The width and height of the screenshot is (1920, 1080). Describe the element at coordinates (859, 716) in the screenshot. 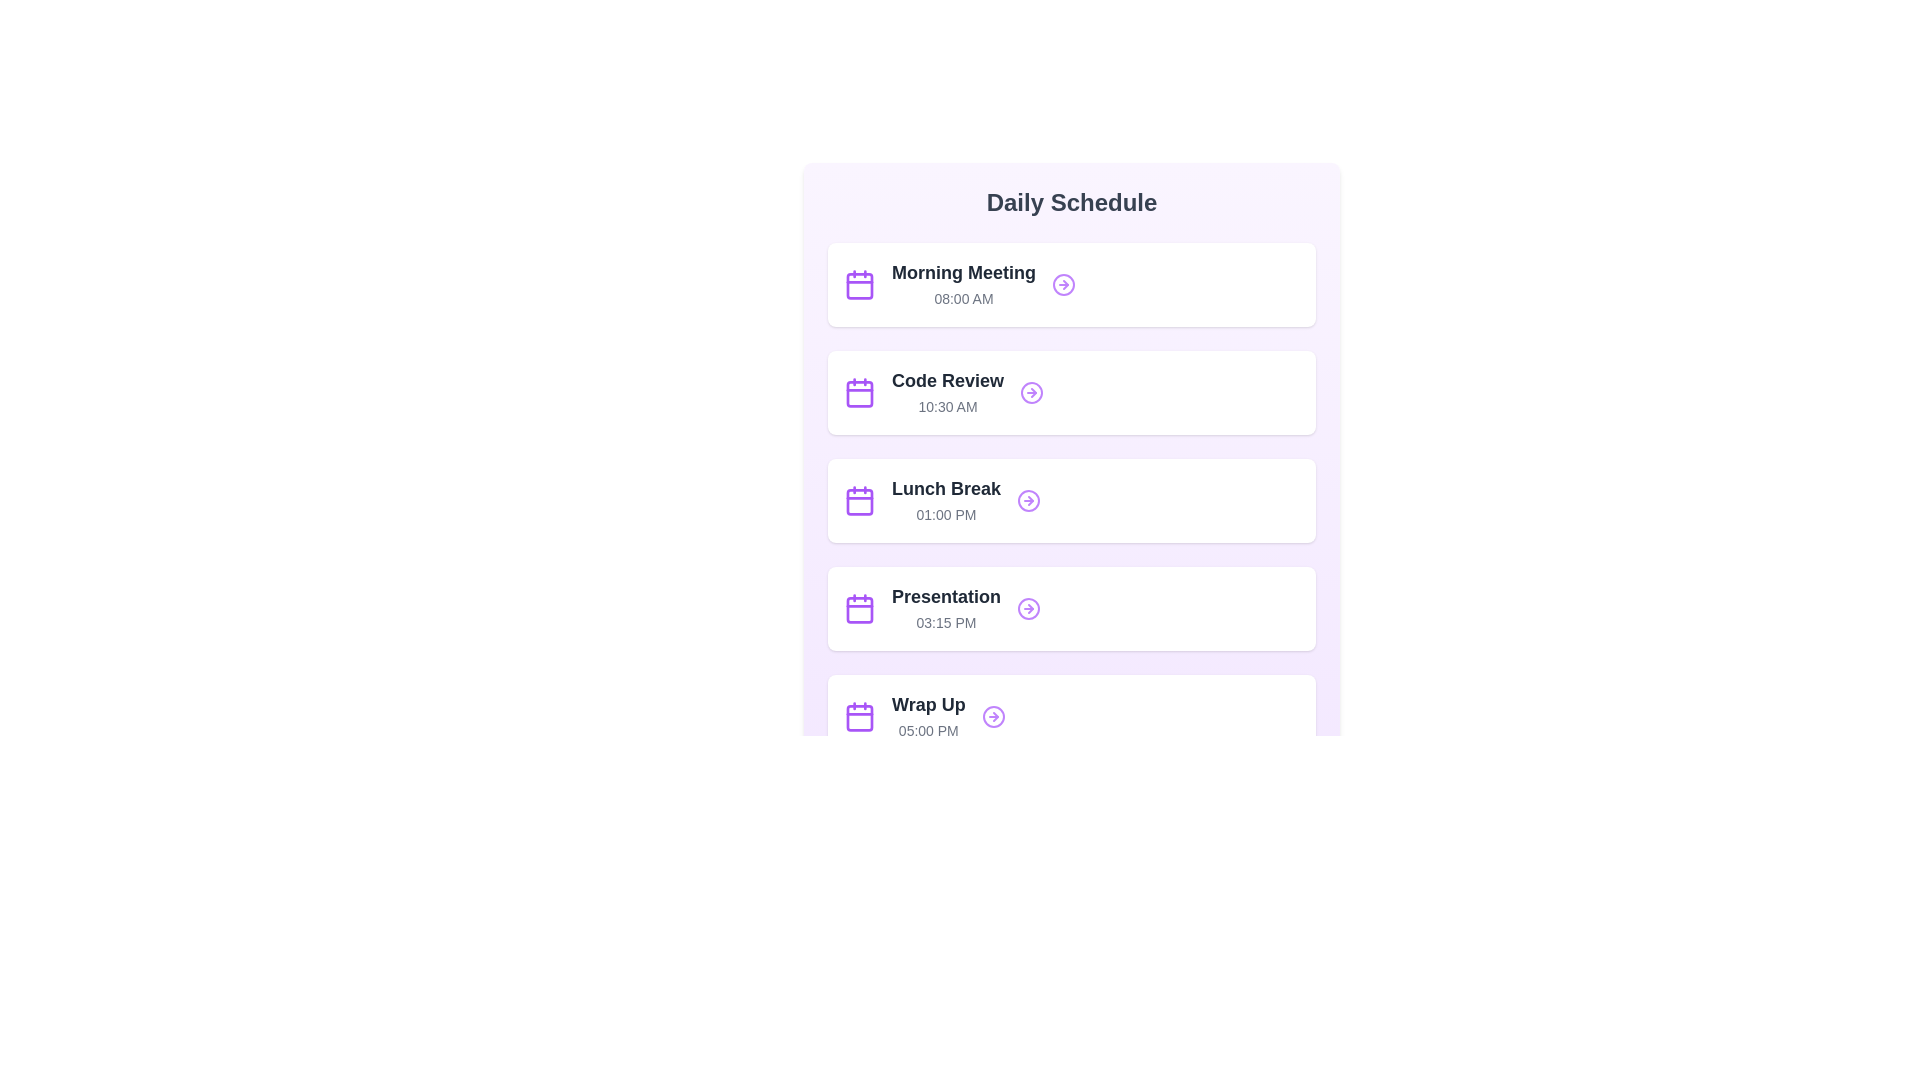

I see `the calendar icon located at the leftmost position of the 'Wrap Up 05:00 PM' row in the schedule interface` at that location.